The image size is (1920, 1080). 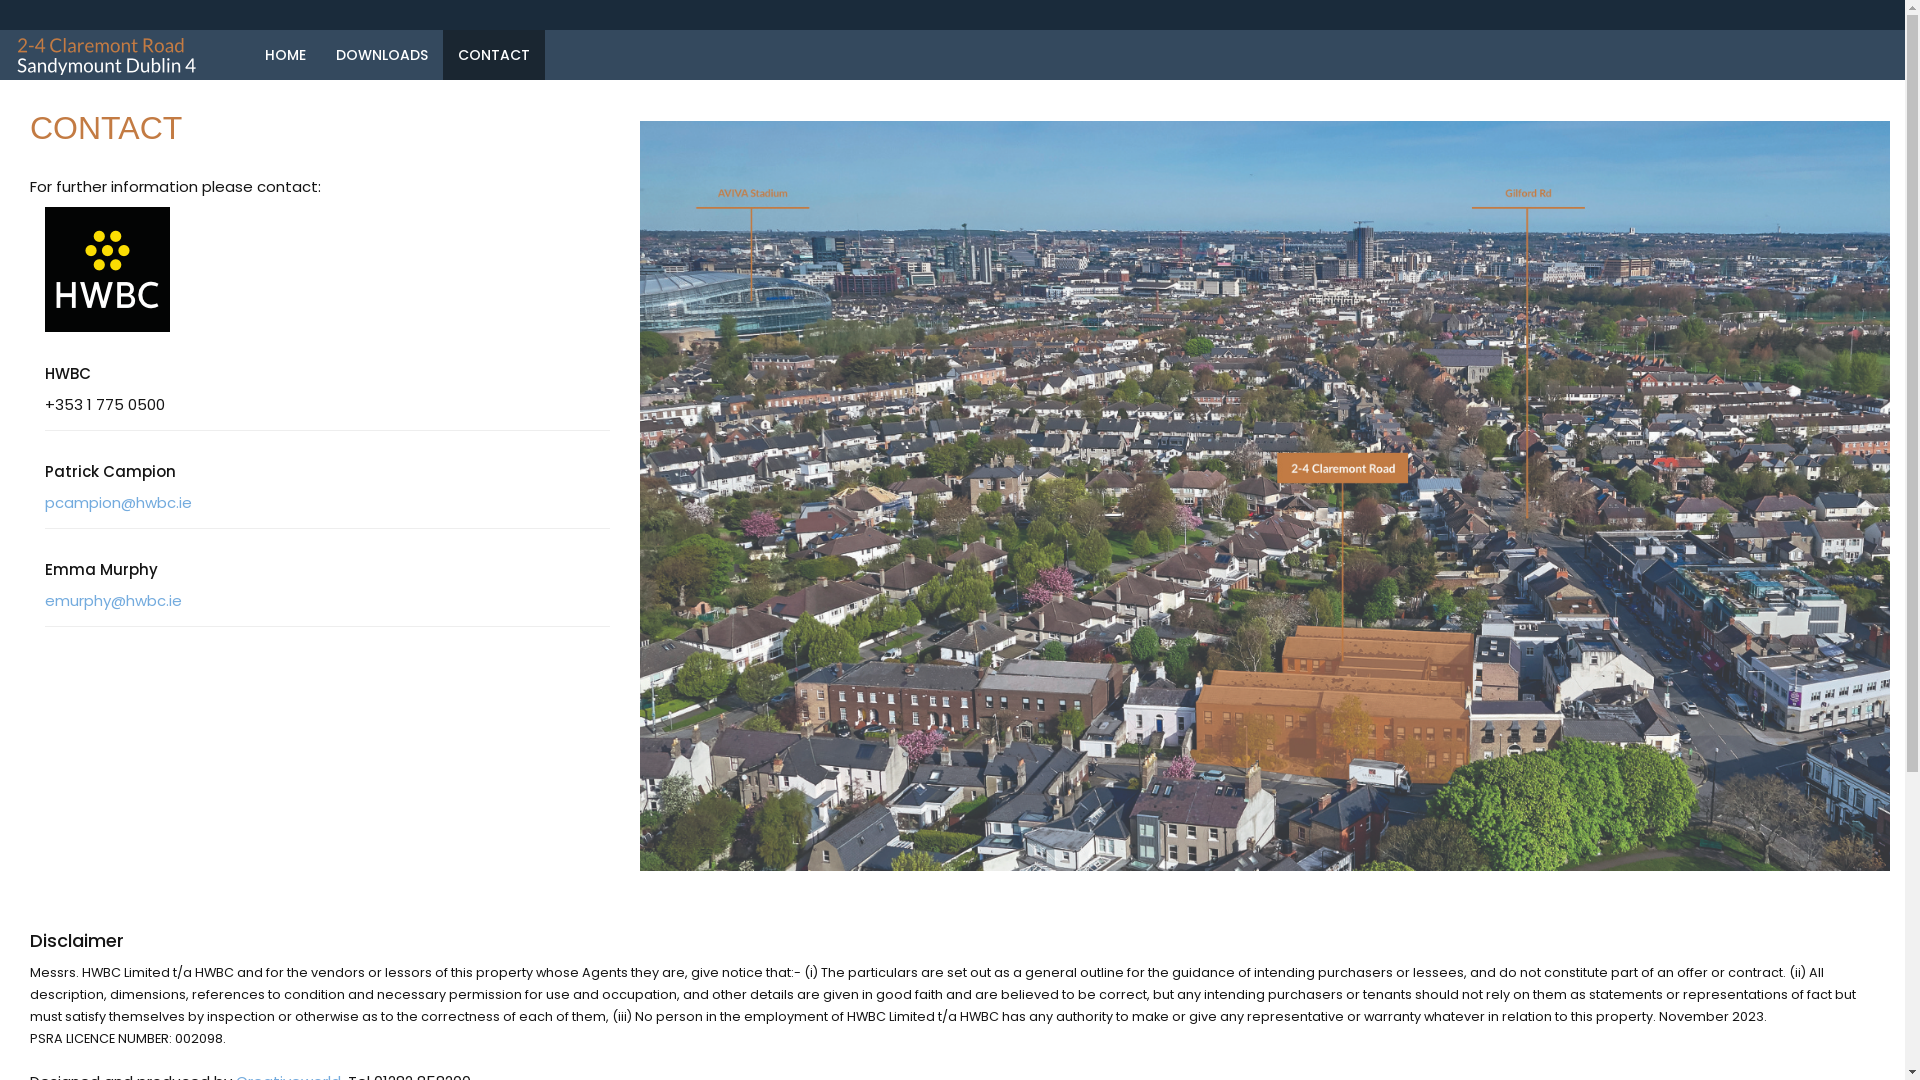 What do you see at coordinates (284, 53) in the screenshot?
I see `'HOME'` at bounding box center [284, 53].